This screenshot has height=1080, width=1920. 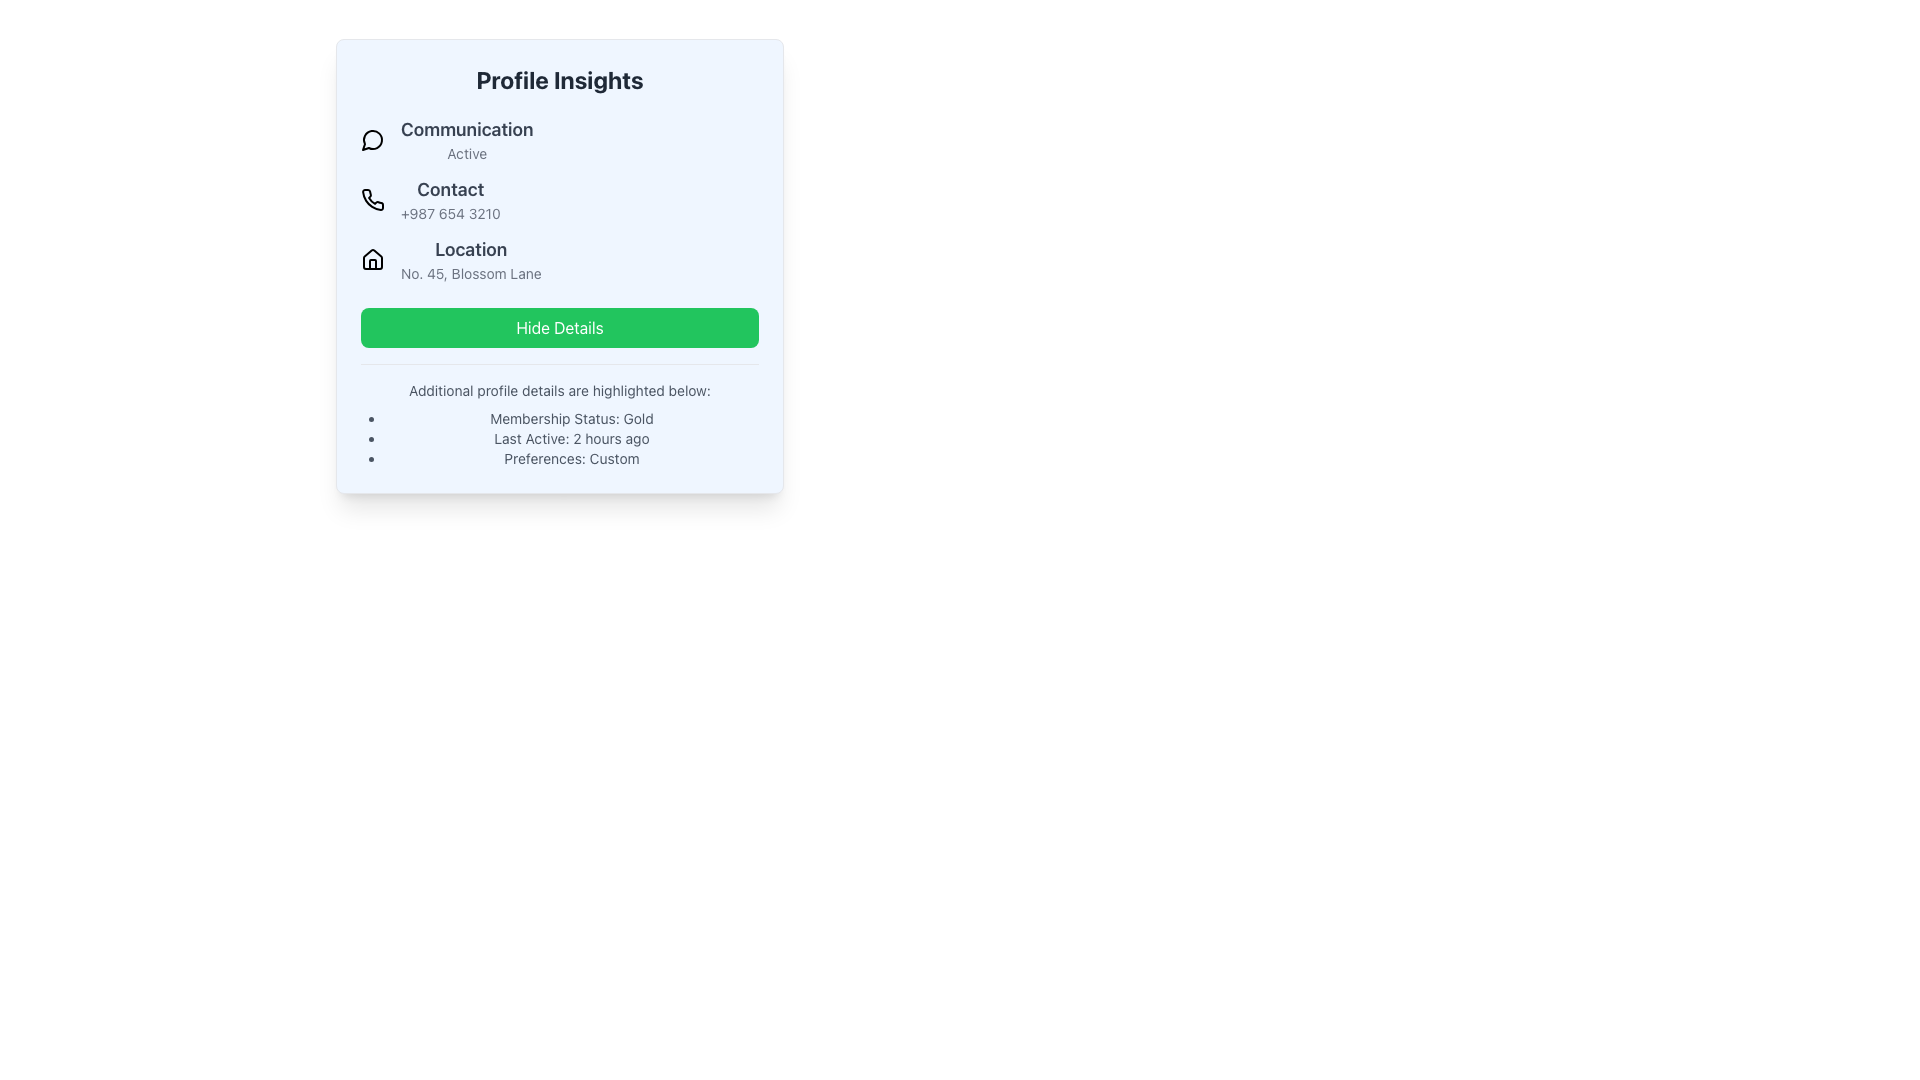 I want to click on the phone number text displayed in the 'Profile Insights' card, located directly below the 'Contact' label and adjacent to the phone icon, so click(x=449, y=213).